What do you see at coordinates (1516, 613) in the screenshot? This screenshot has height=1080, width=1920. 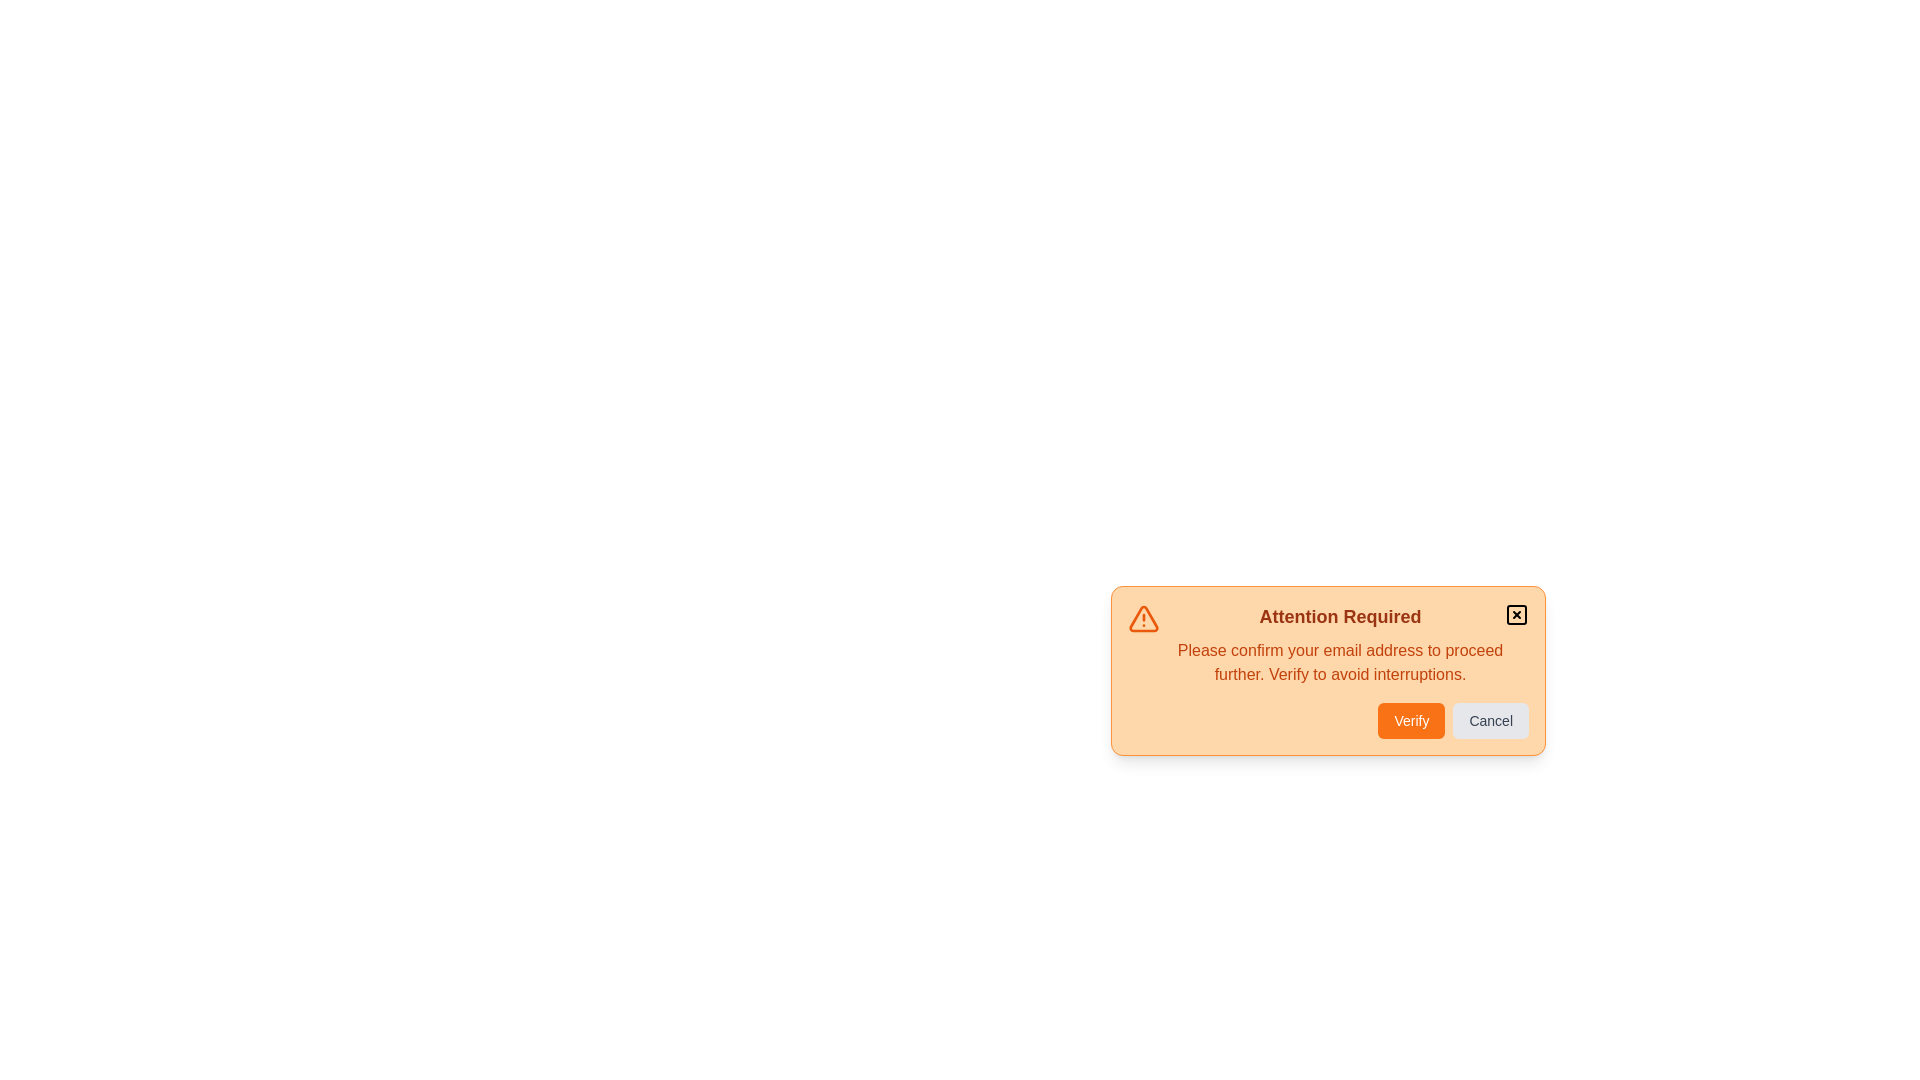 I see `the close button` at bounding box center [1516, 613].